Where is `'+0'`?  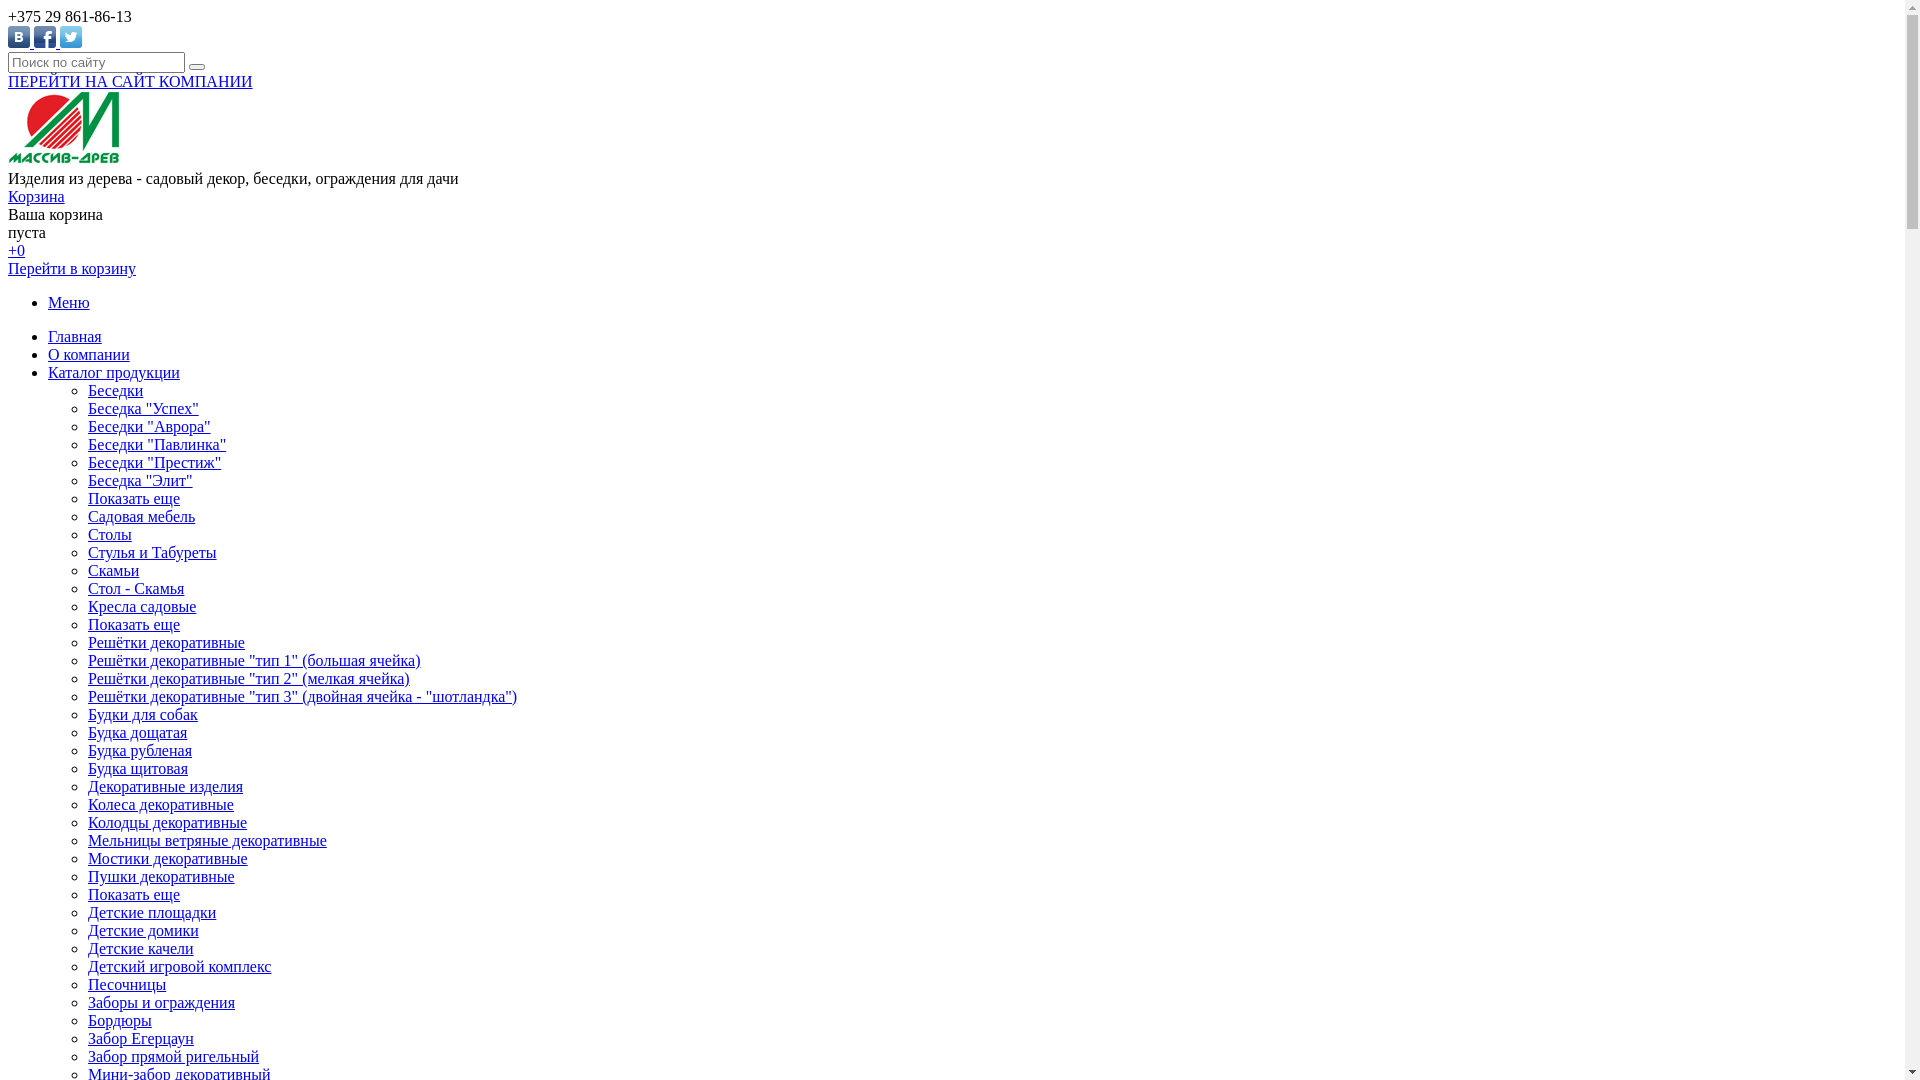 '+0' is located at coordinates (16, 249).